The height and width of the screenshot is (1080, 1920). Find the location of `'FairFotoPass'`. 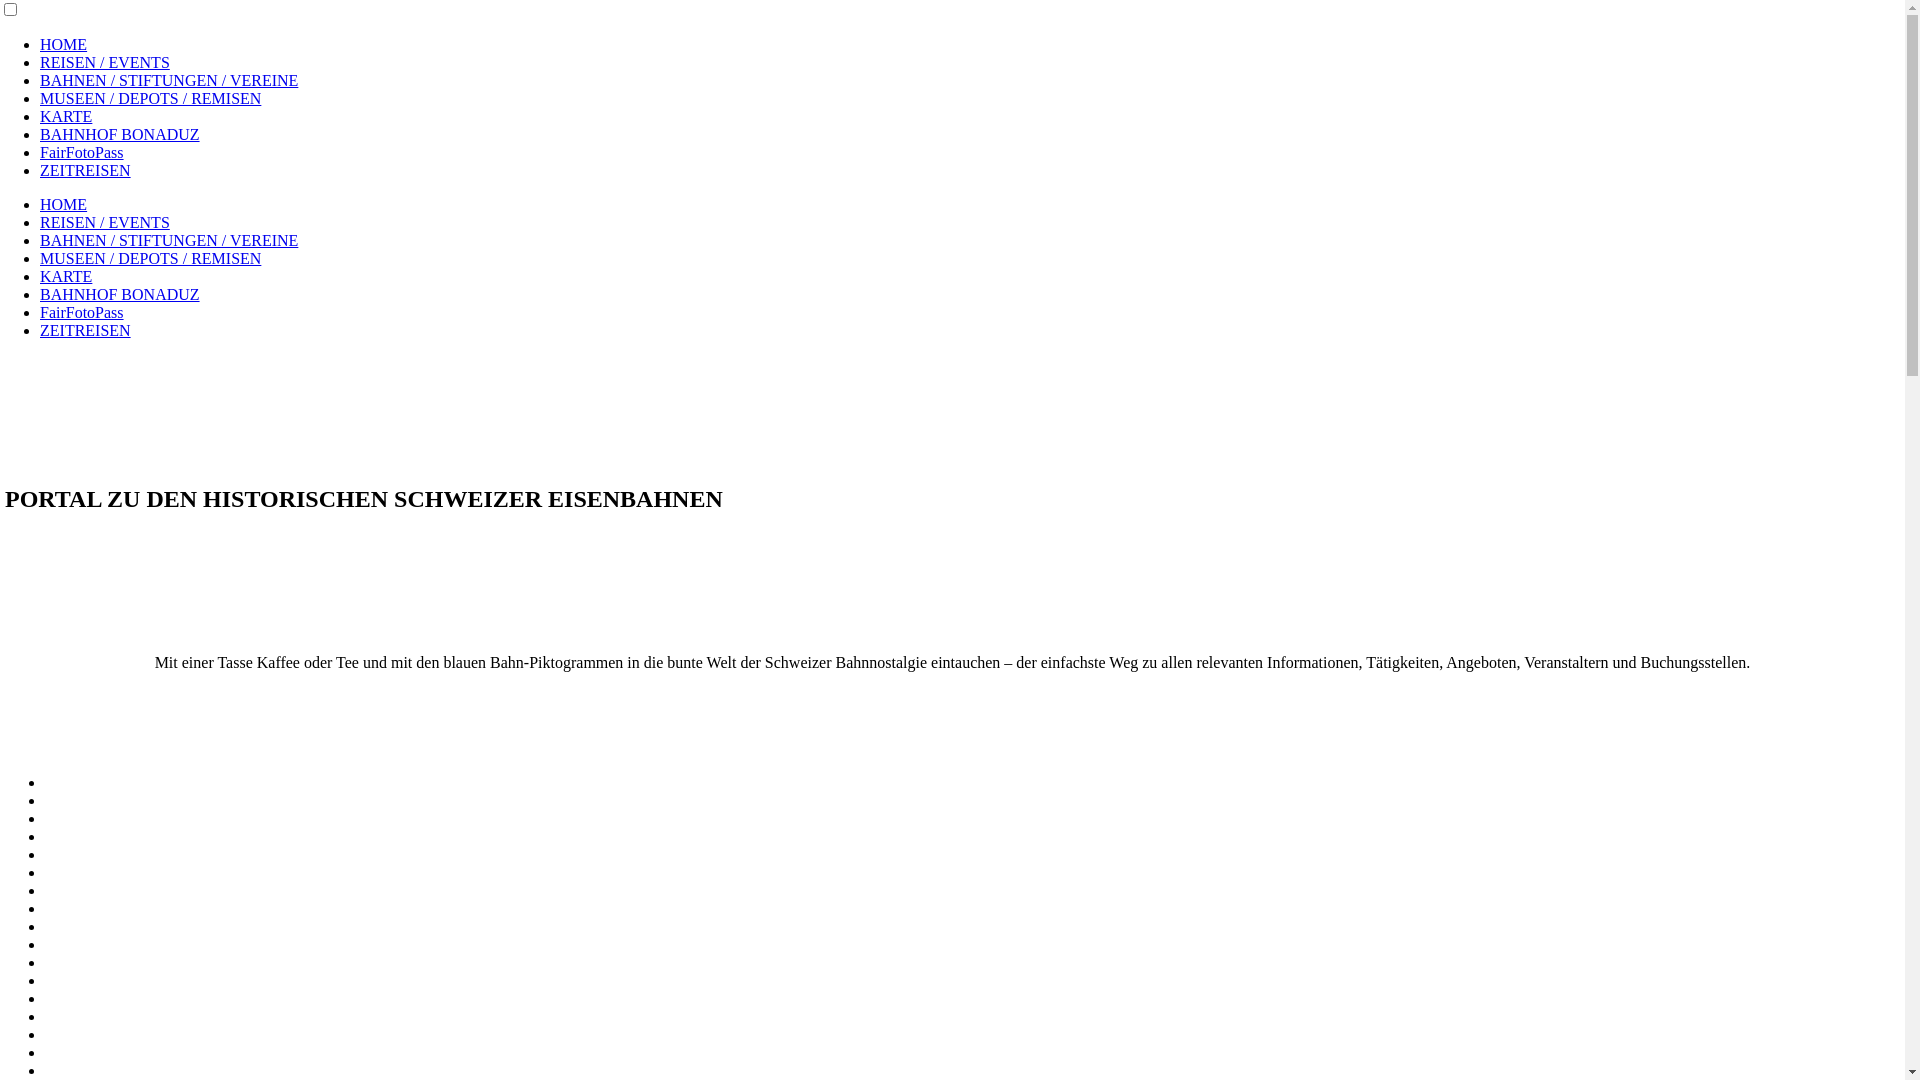

'FairFotoPass' is located at coordinates (80, 312).